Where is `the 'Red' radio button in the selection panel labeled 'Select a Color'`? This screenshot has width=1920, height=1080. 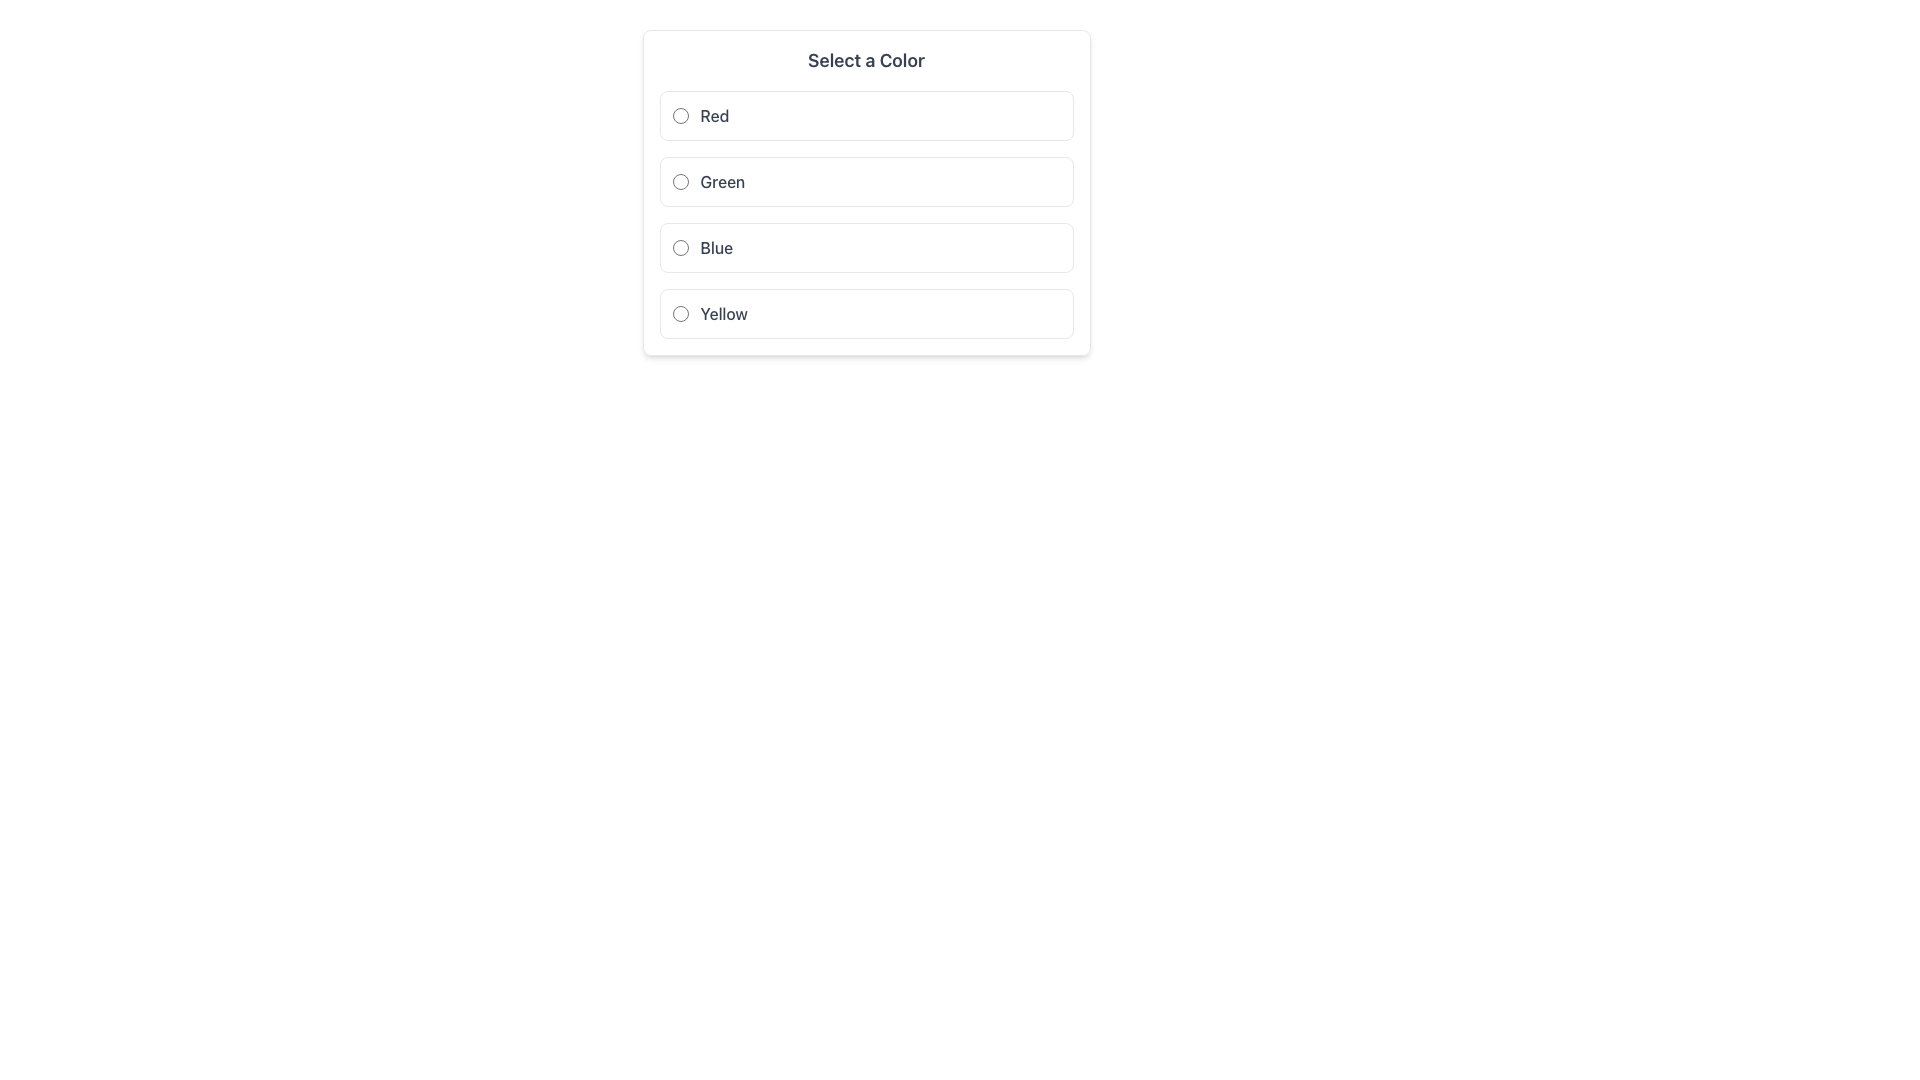
the 'Red' radio button in the selection panel labeled 'Select a Color' is located at coordinates (680, 115).